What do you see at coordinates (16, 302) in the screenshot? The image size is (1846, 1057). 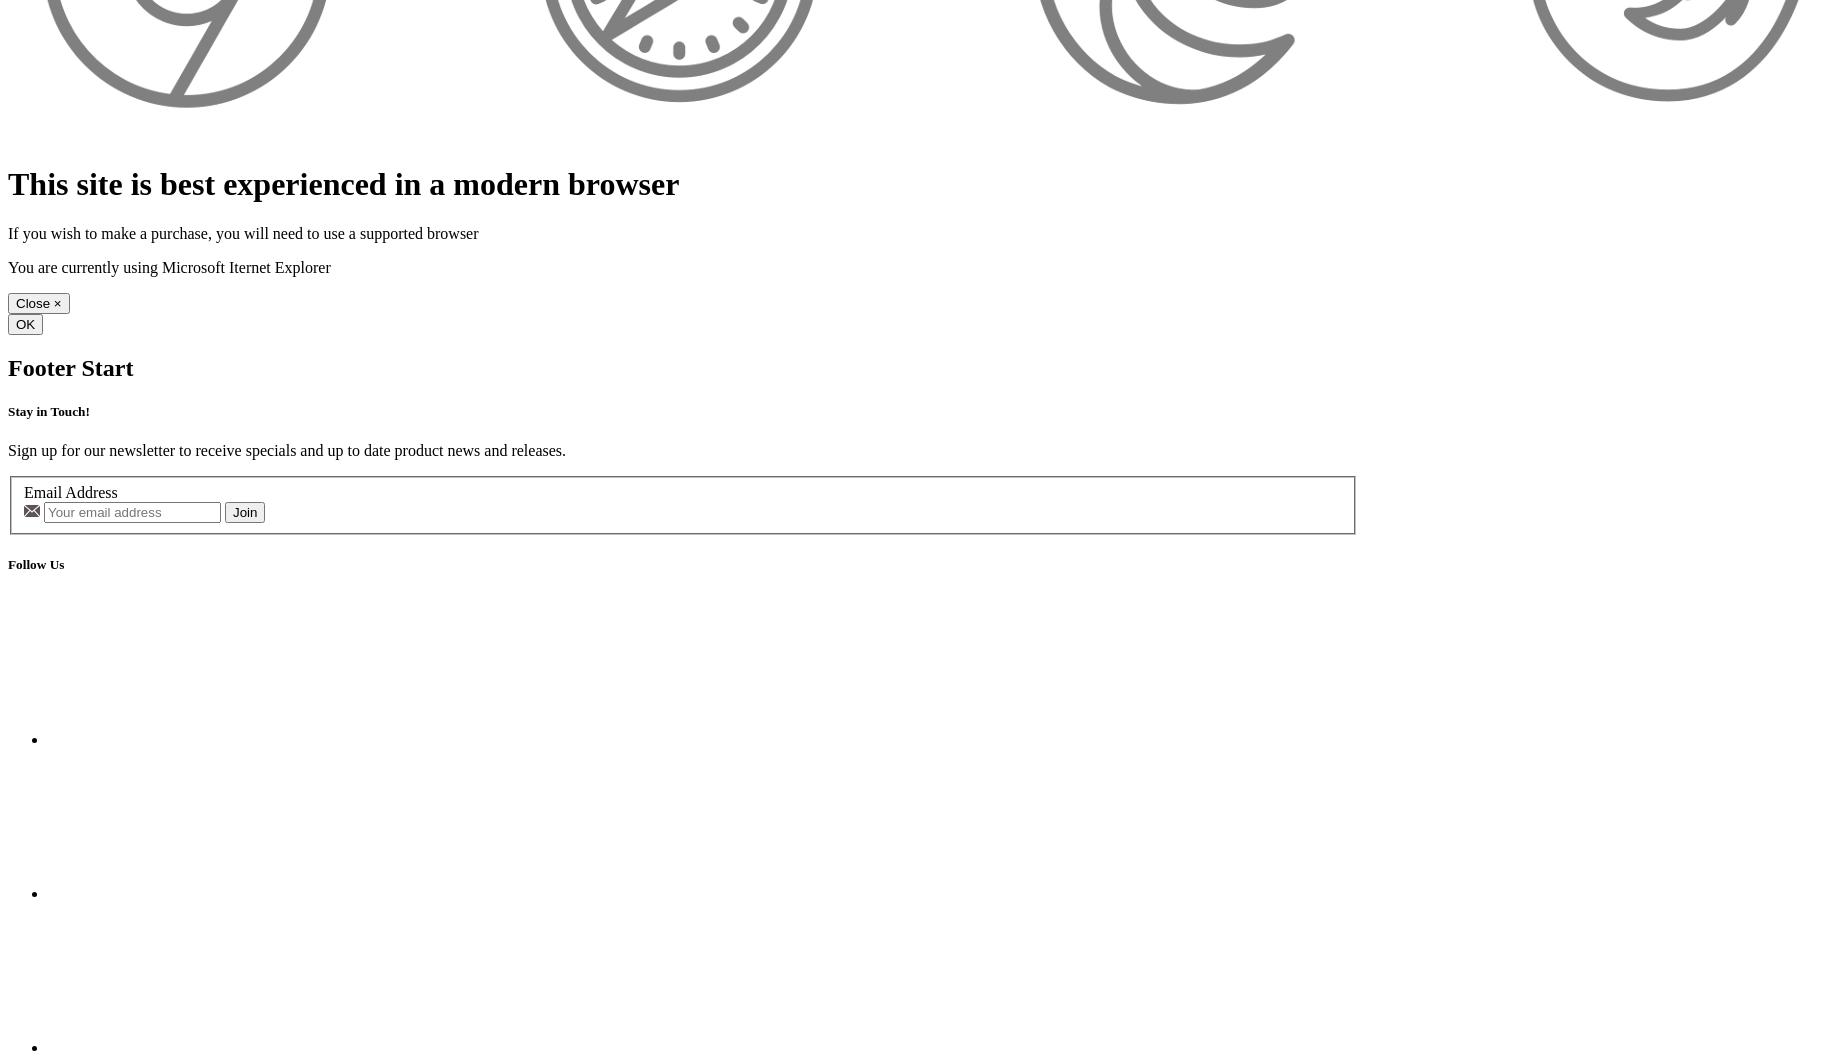 I see `'Close'` at bounding box center [16, 302].